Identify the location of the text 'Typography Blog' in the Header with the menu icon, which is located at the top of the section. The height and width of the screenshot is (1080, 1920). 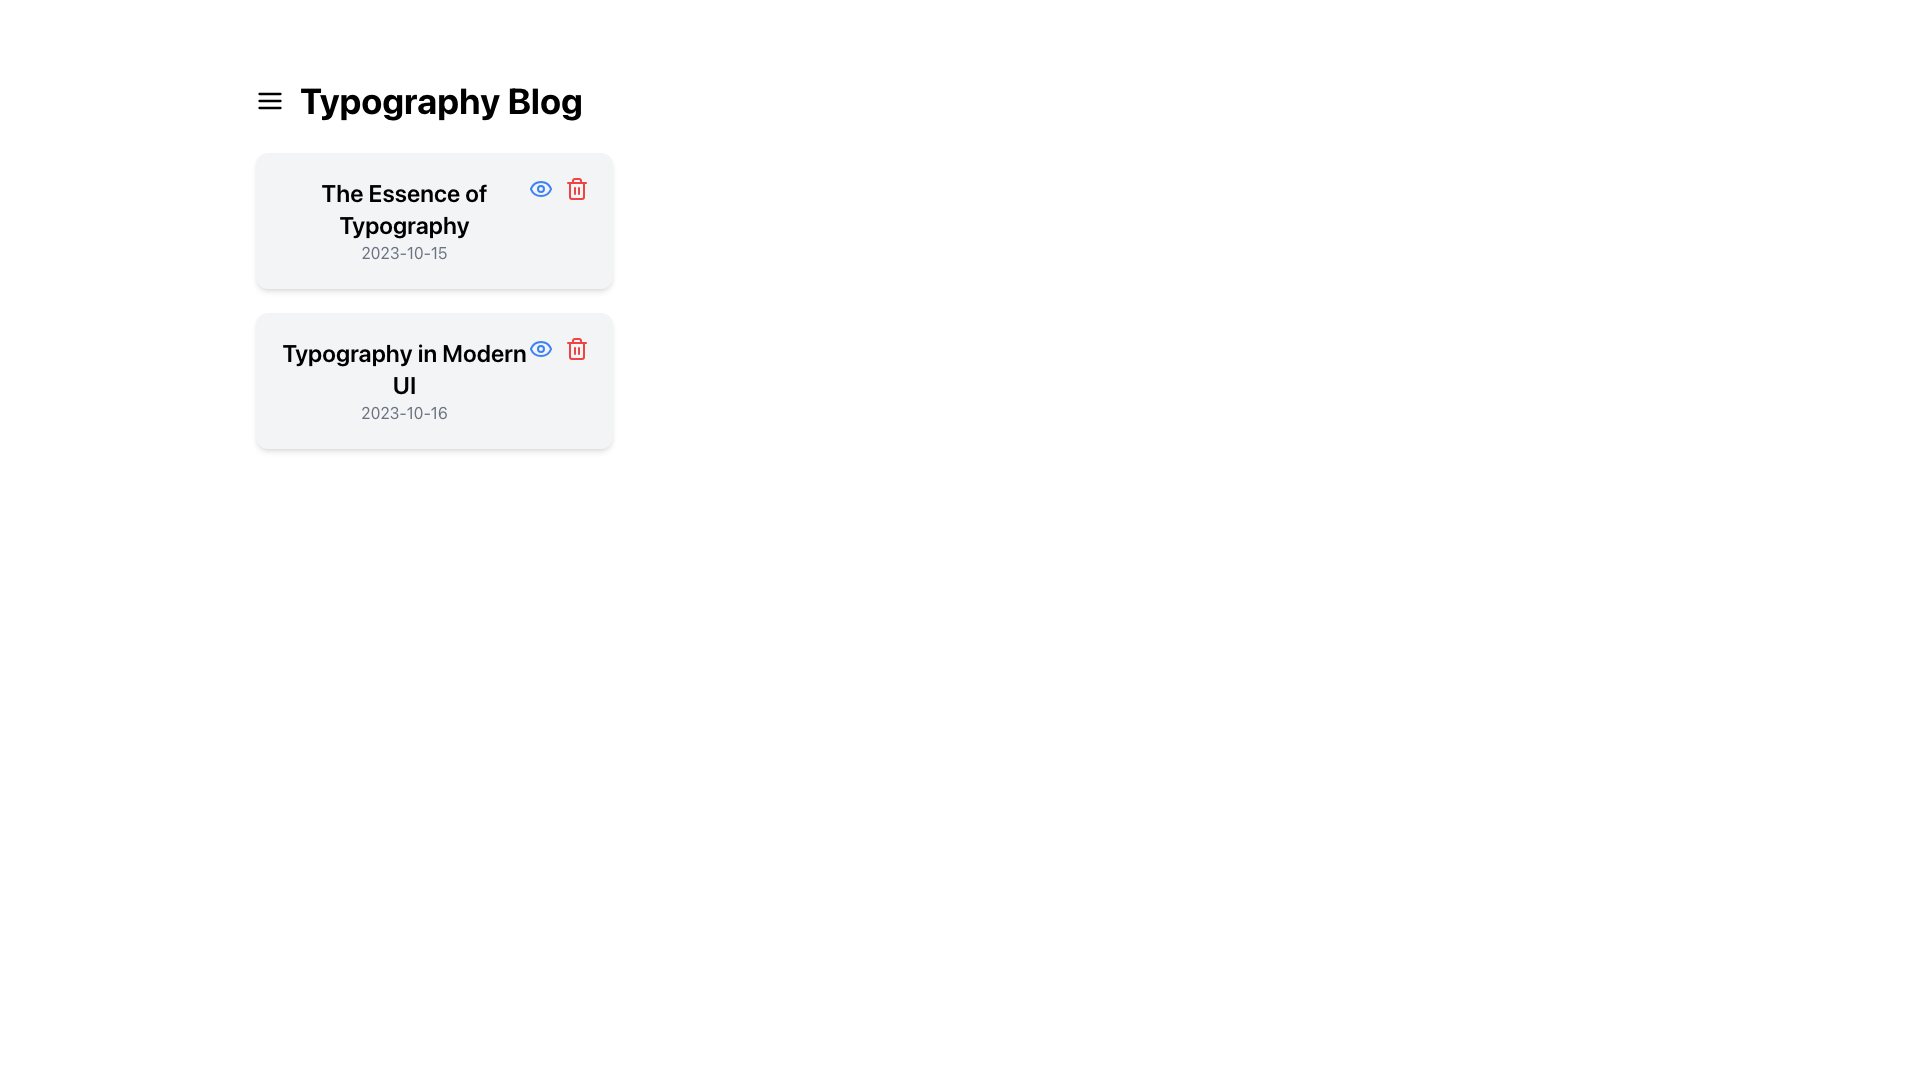
(433, 100).